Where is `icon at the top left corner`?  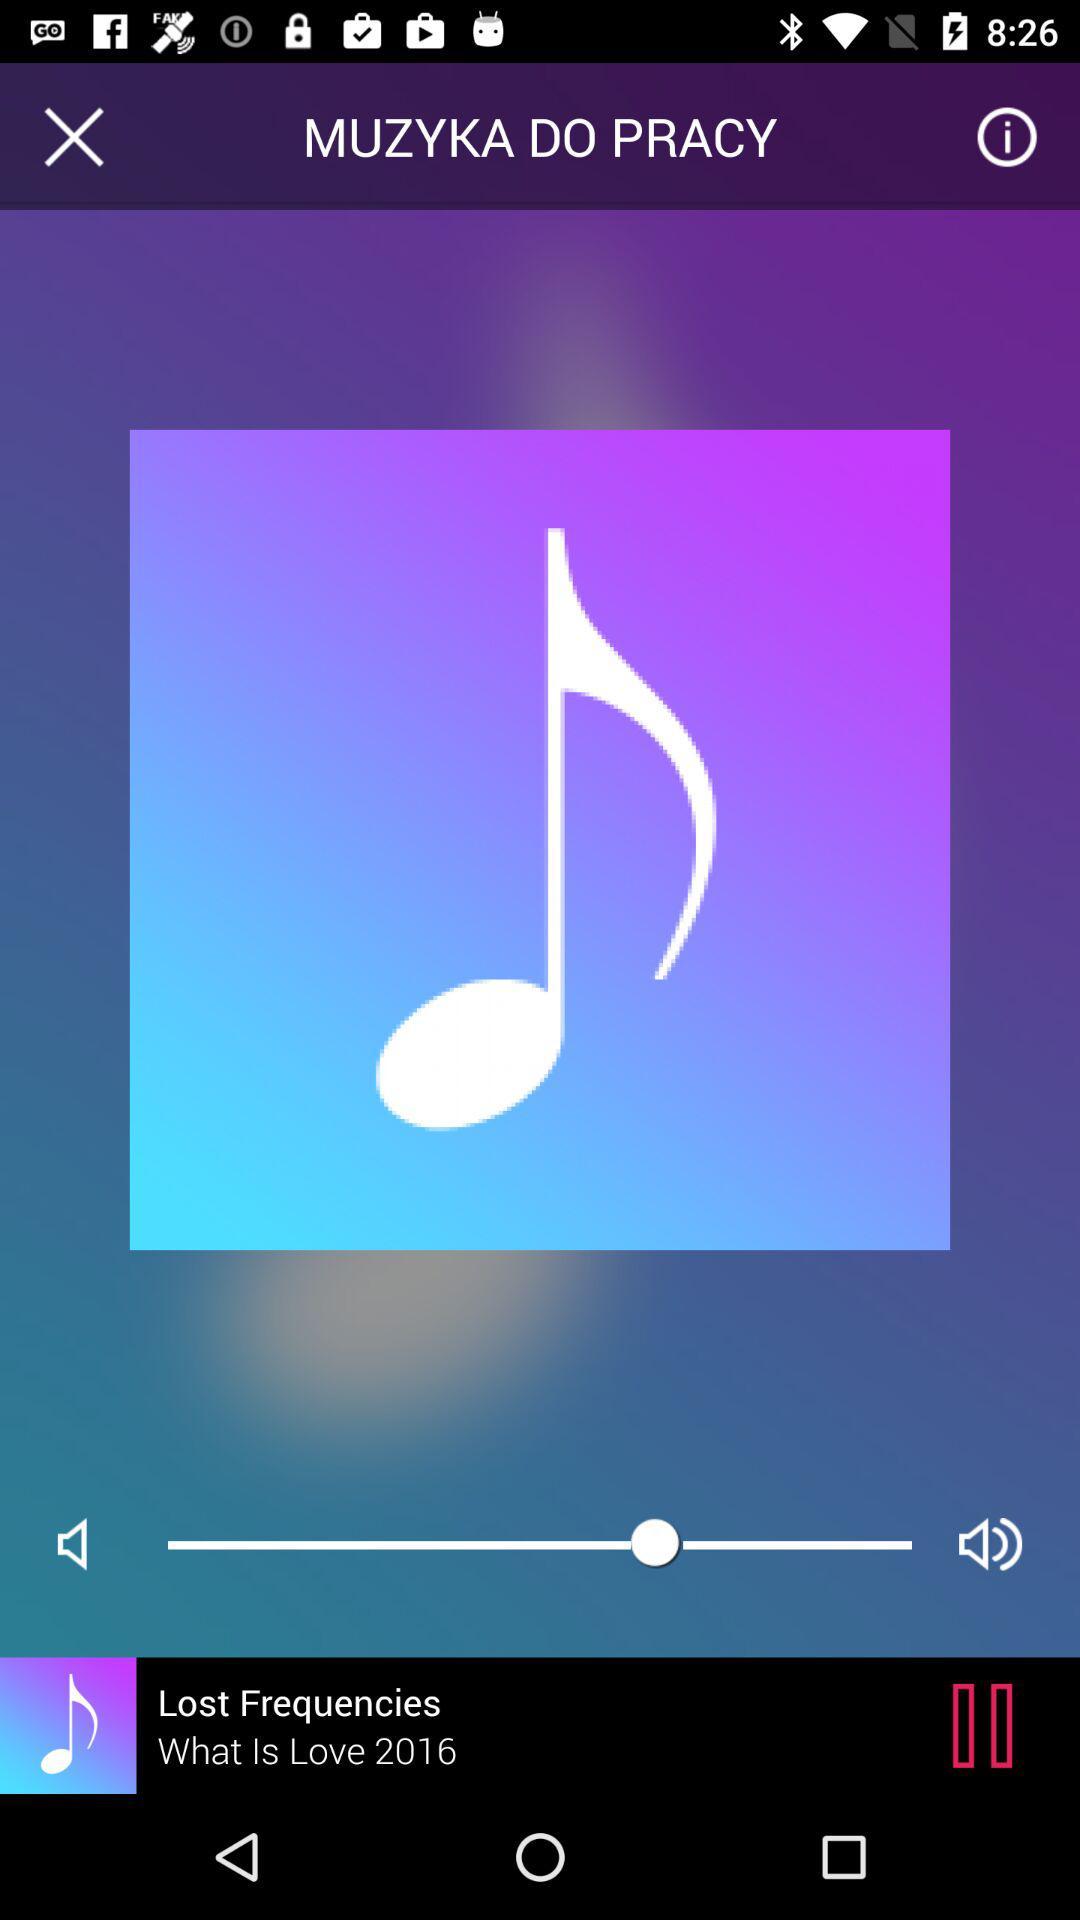 icon at the top left corner is located at coordinates (72, 135).